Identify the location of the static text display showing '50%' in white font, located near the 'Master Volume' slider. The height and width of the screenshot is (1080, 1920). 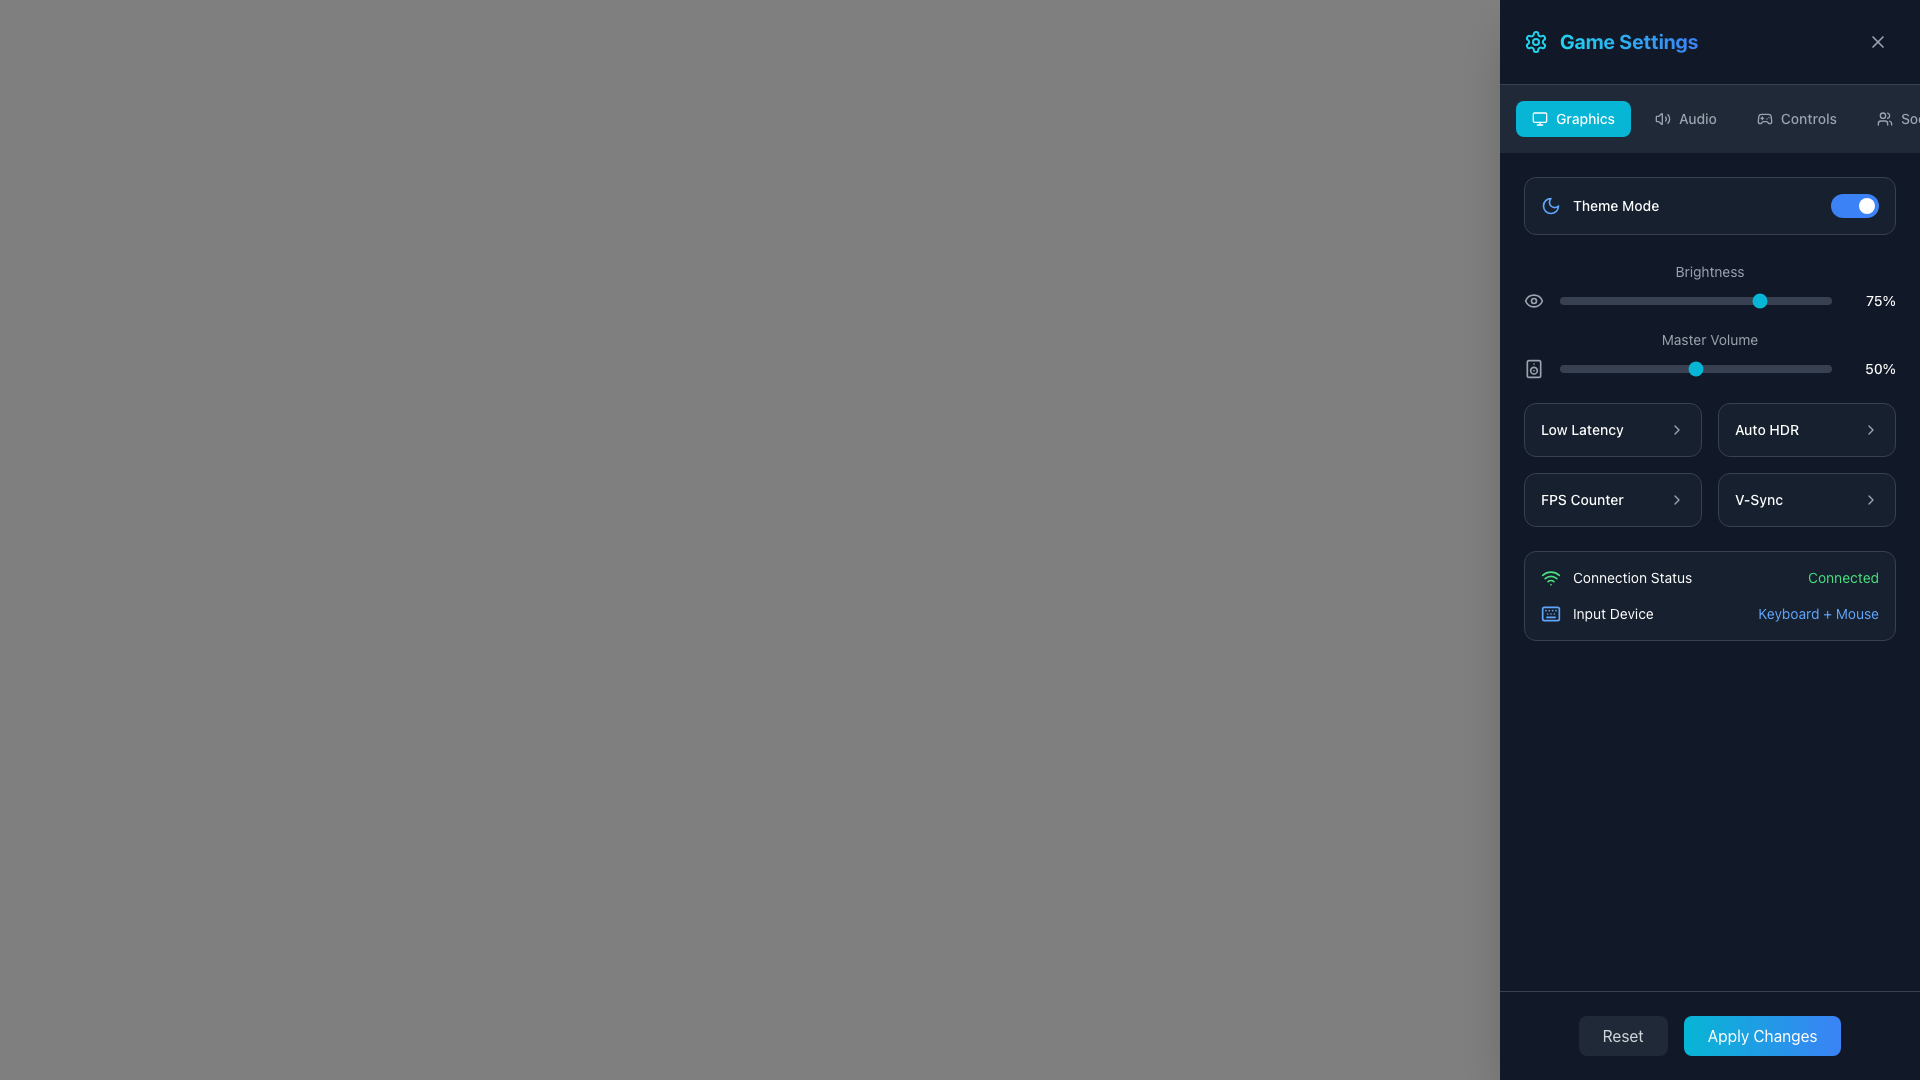
(1871, 369).